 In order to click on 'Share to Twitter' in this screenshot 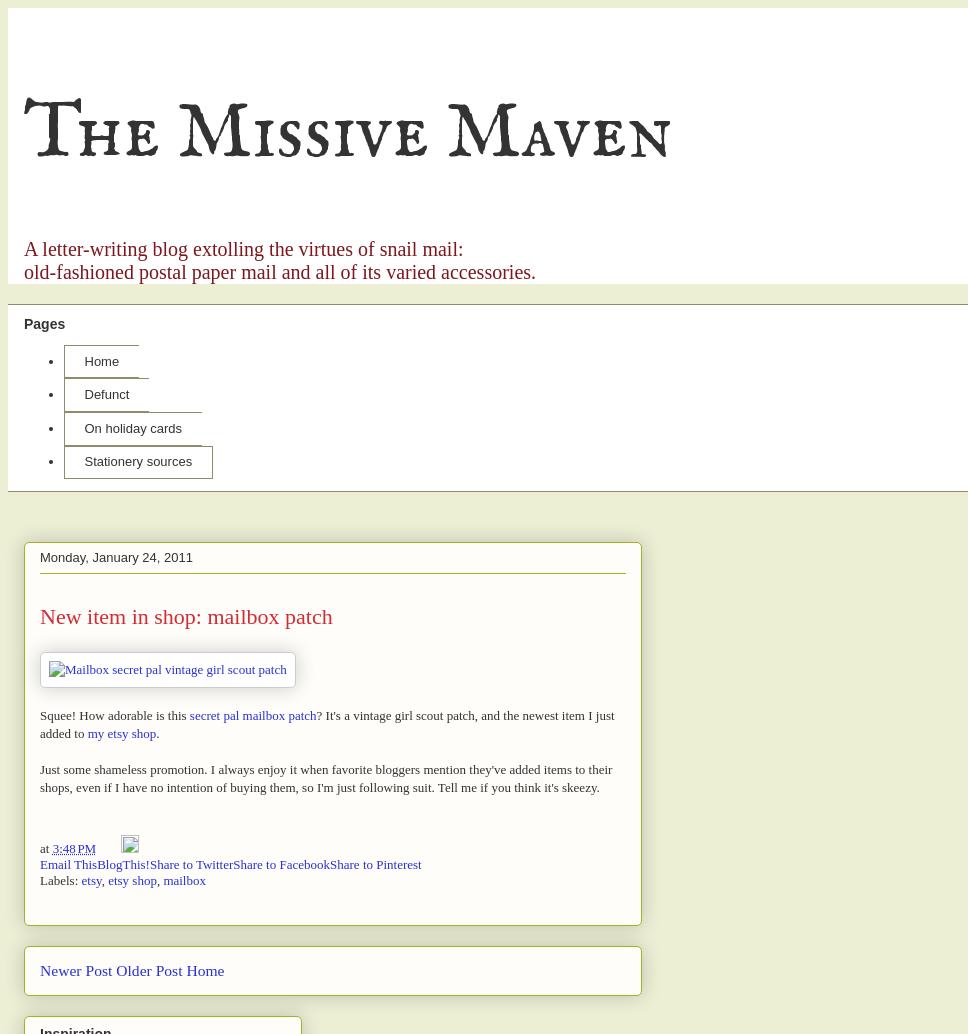, I will do `click(147, 863)`.